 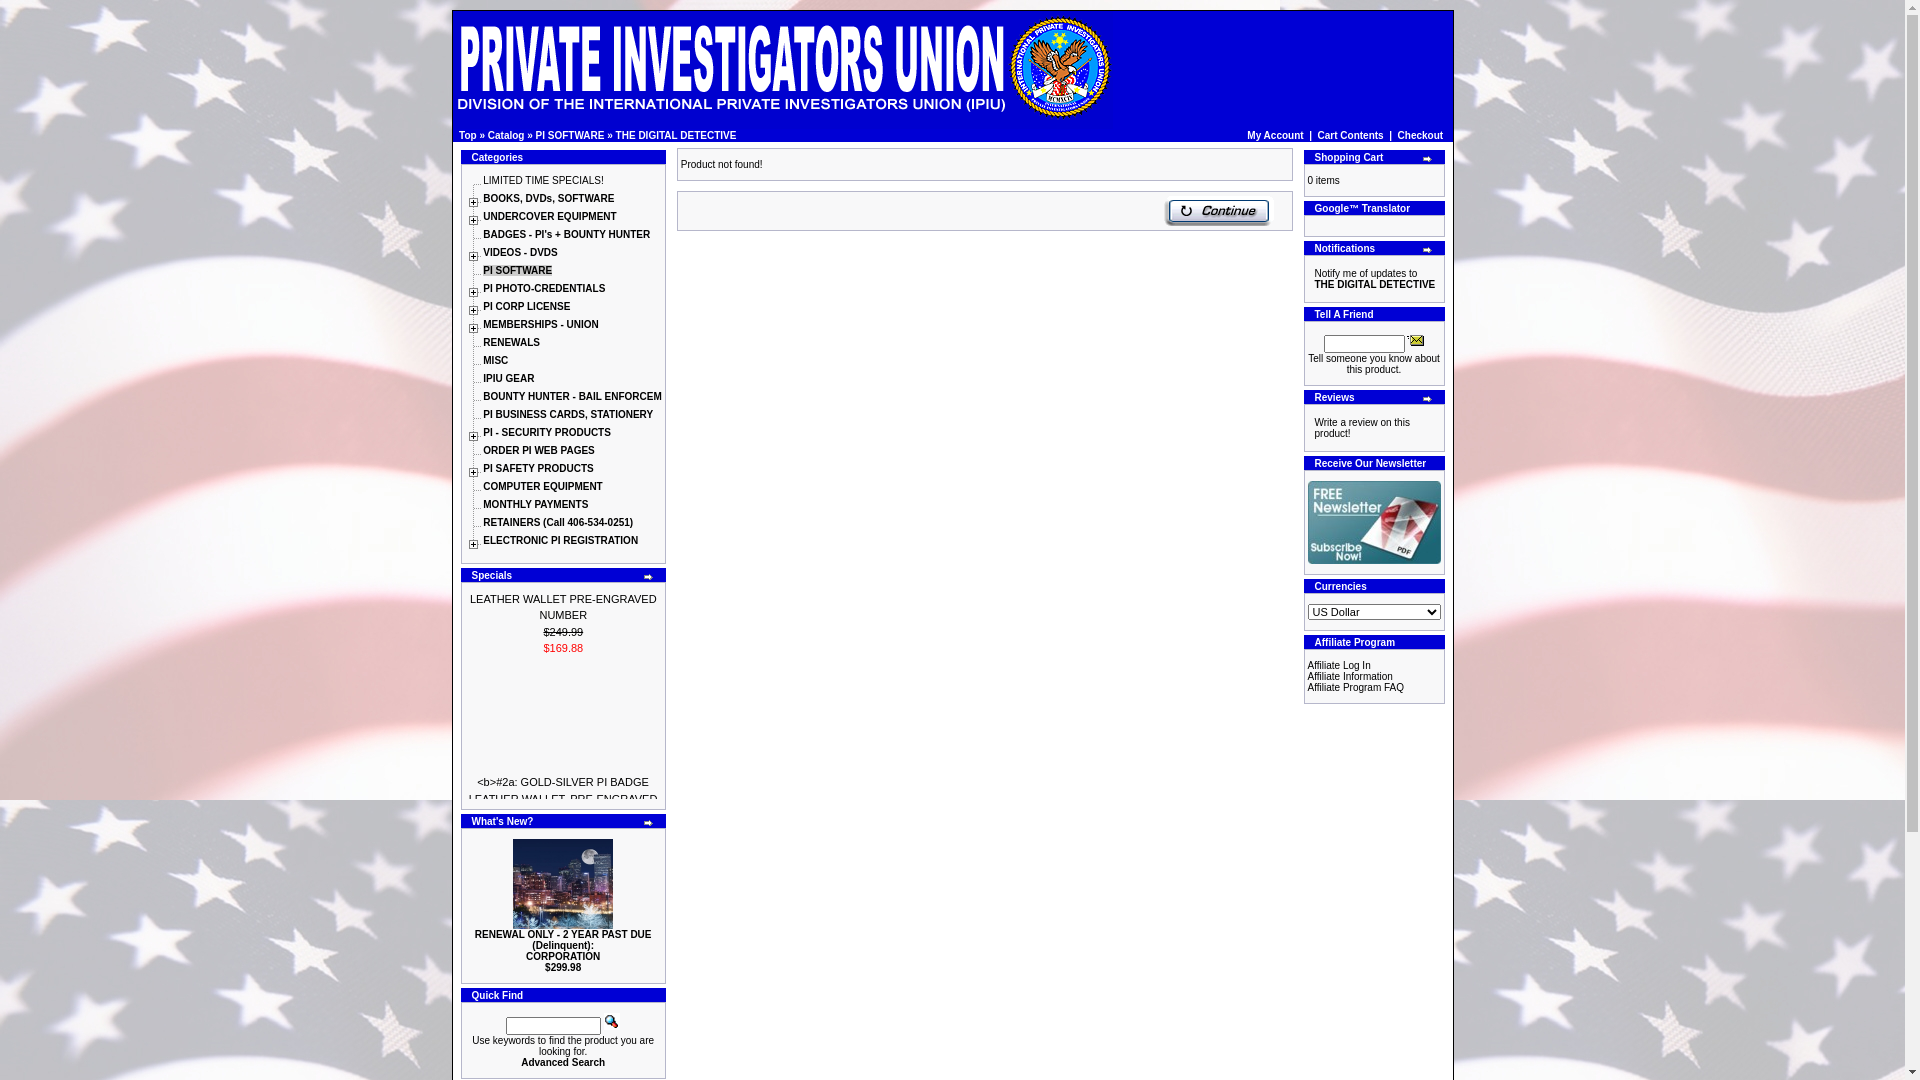 I want to click on 'RETAINERS (Call 406-534-0251)', so click(x=557, y=521).